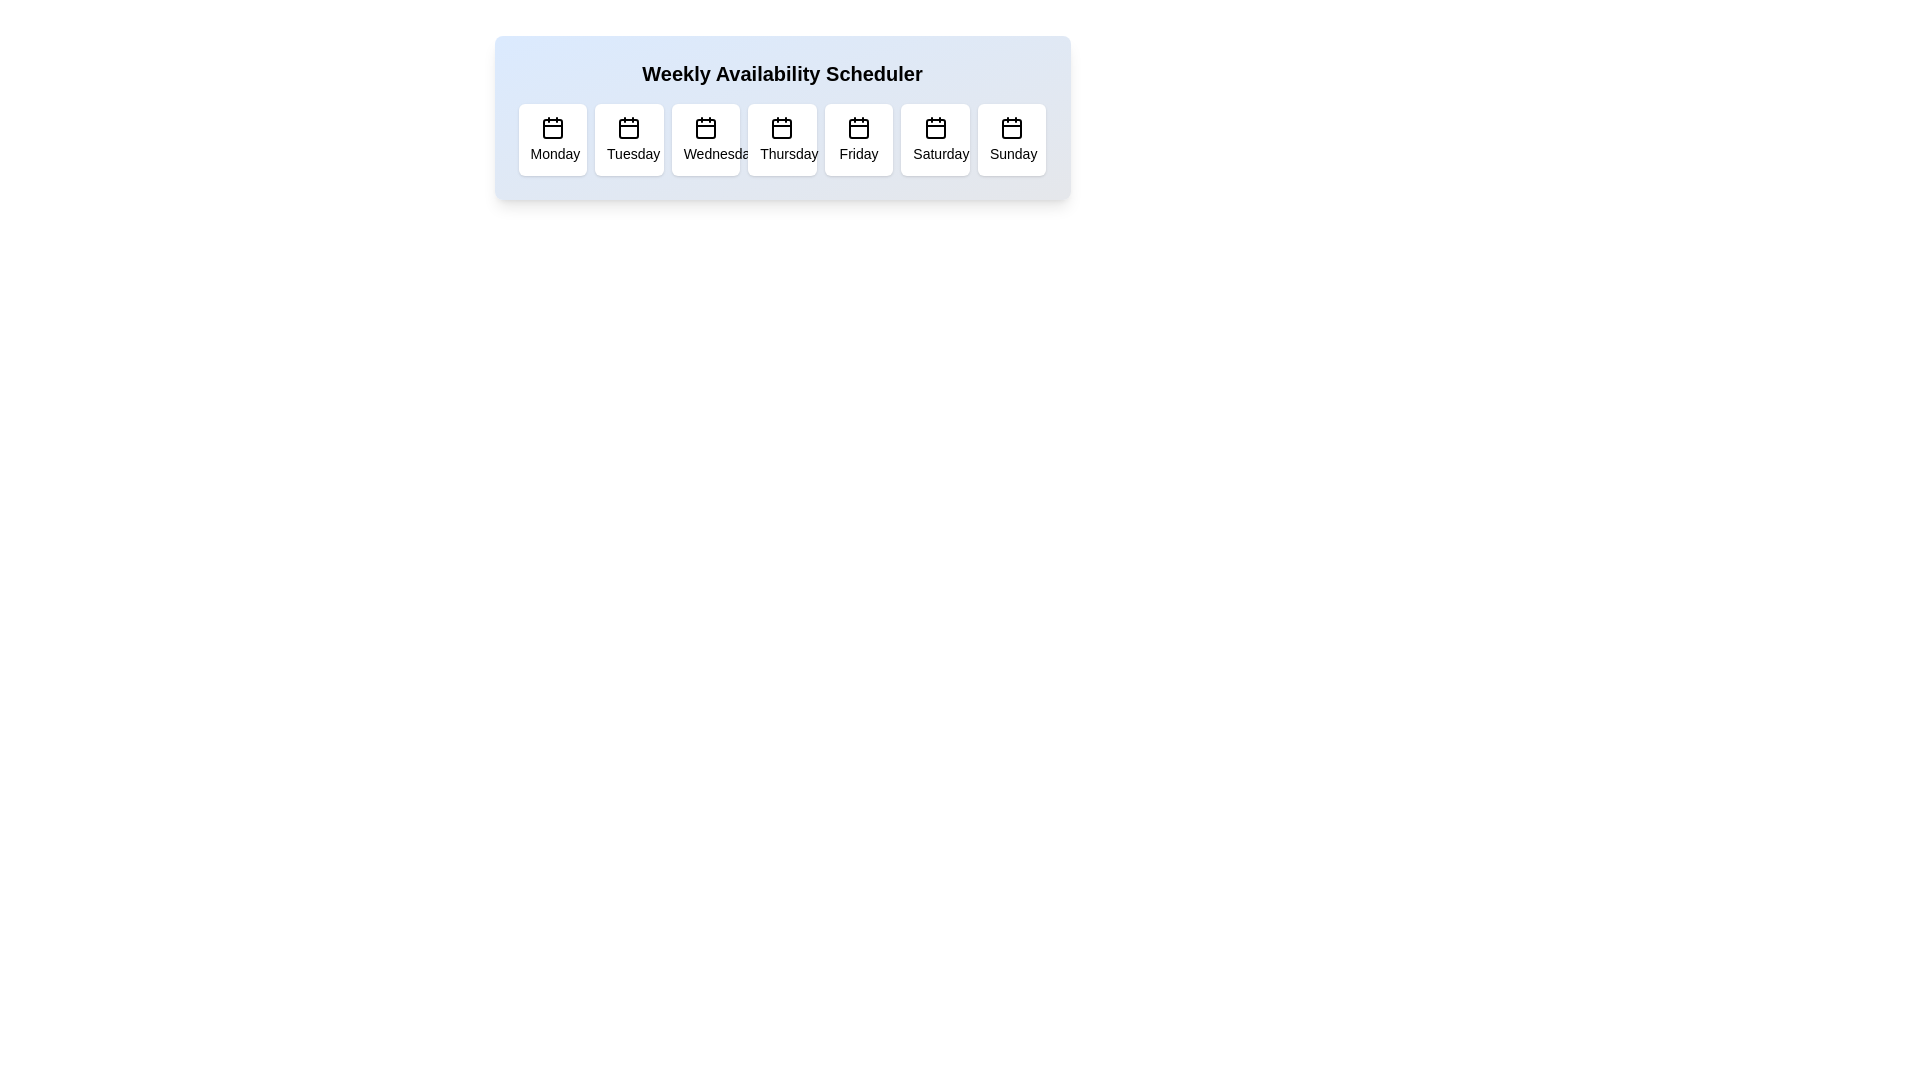 The width and height of the screenshot is (1920, 1080). Describe the element at coordinates (781, 72) in the screenshot. I see `the header text 'Weekly Availability Scheduler'` at that location.